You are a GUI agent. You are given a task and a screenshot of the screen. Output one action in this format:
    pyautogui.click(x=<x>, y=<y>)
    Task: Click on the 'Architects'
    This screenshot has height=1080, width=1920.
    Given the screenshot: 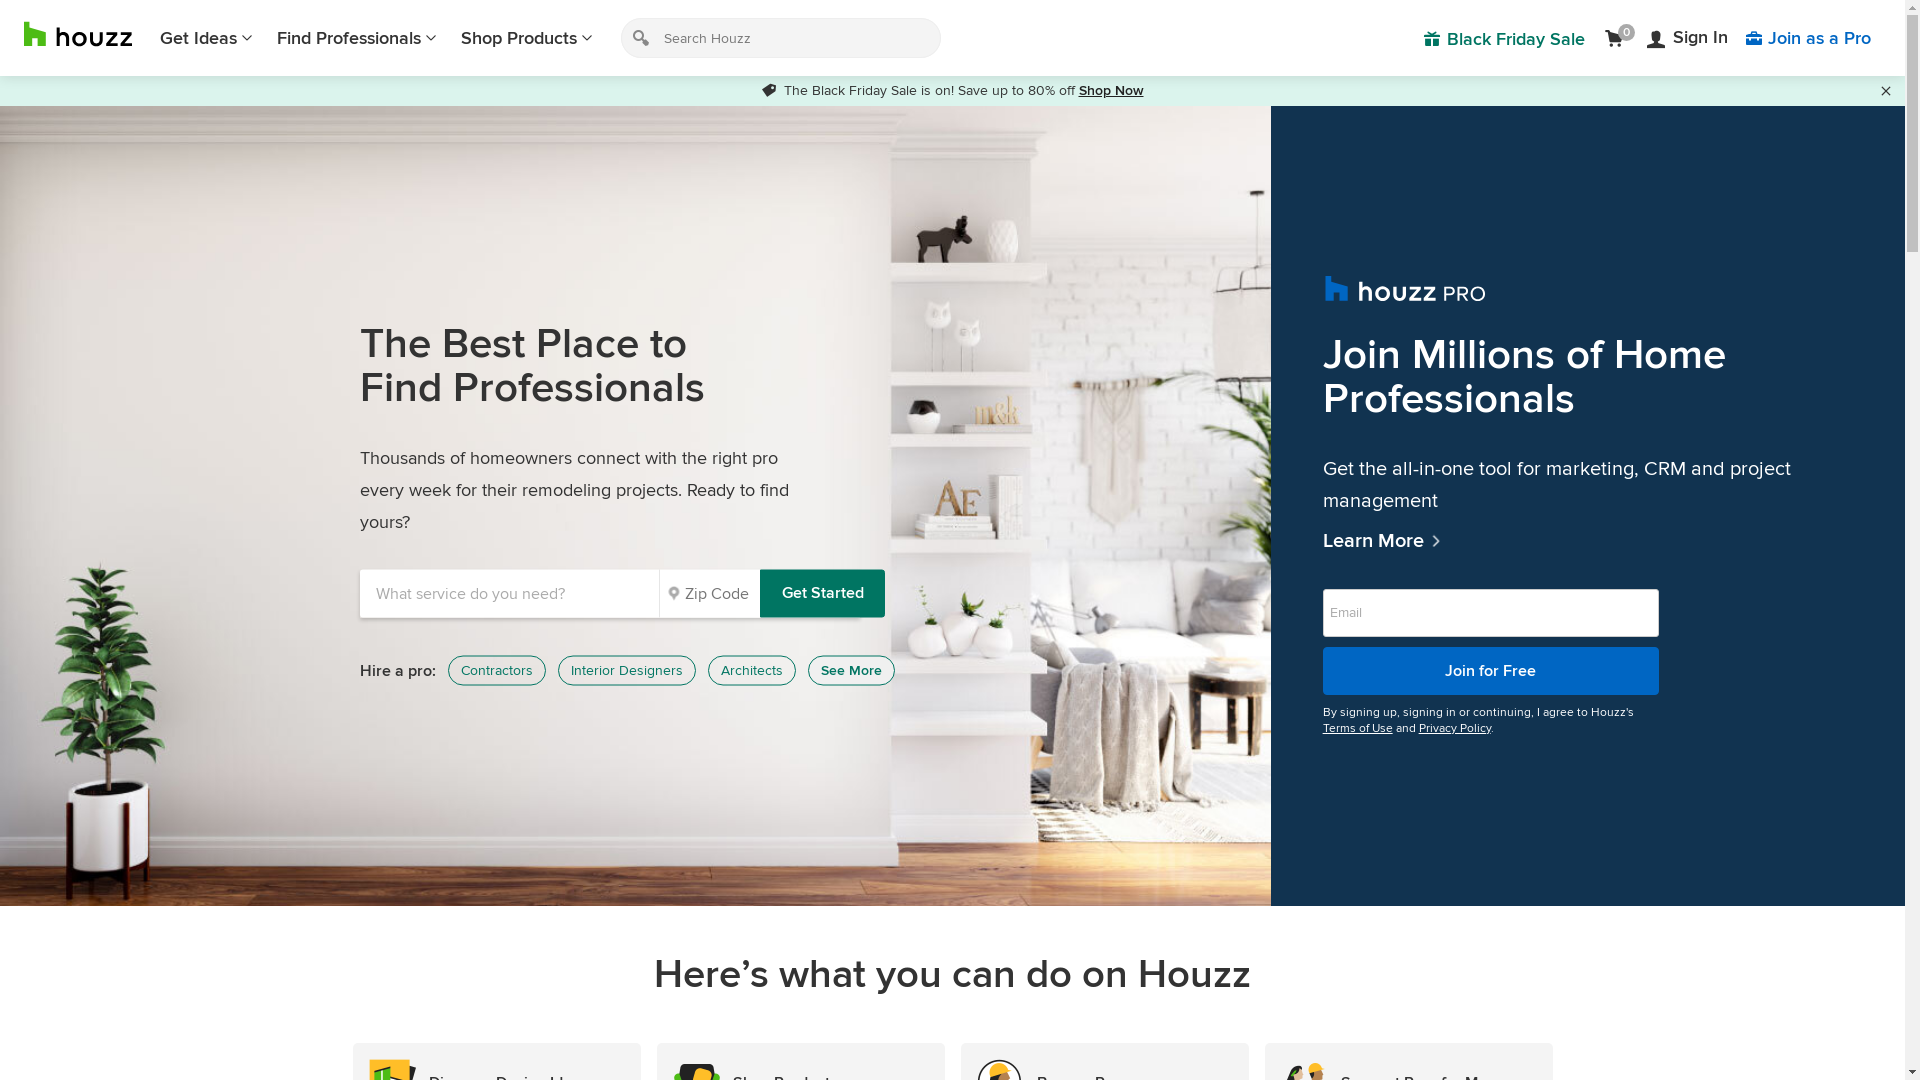 What is the action you would take?
    pyautogui.click(x=751, y=671)
    